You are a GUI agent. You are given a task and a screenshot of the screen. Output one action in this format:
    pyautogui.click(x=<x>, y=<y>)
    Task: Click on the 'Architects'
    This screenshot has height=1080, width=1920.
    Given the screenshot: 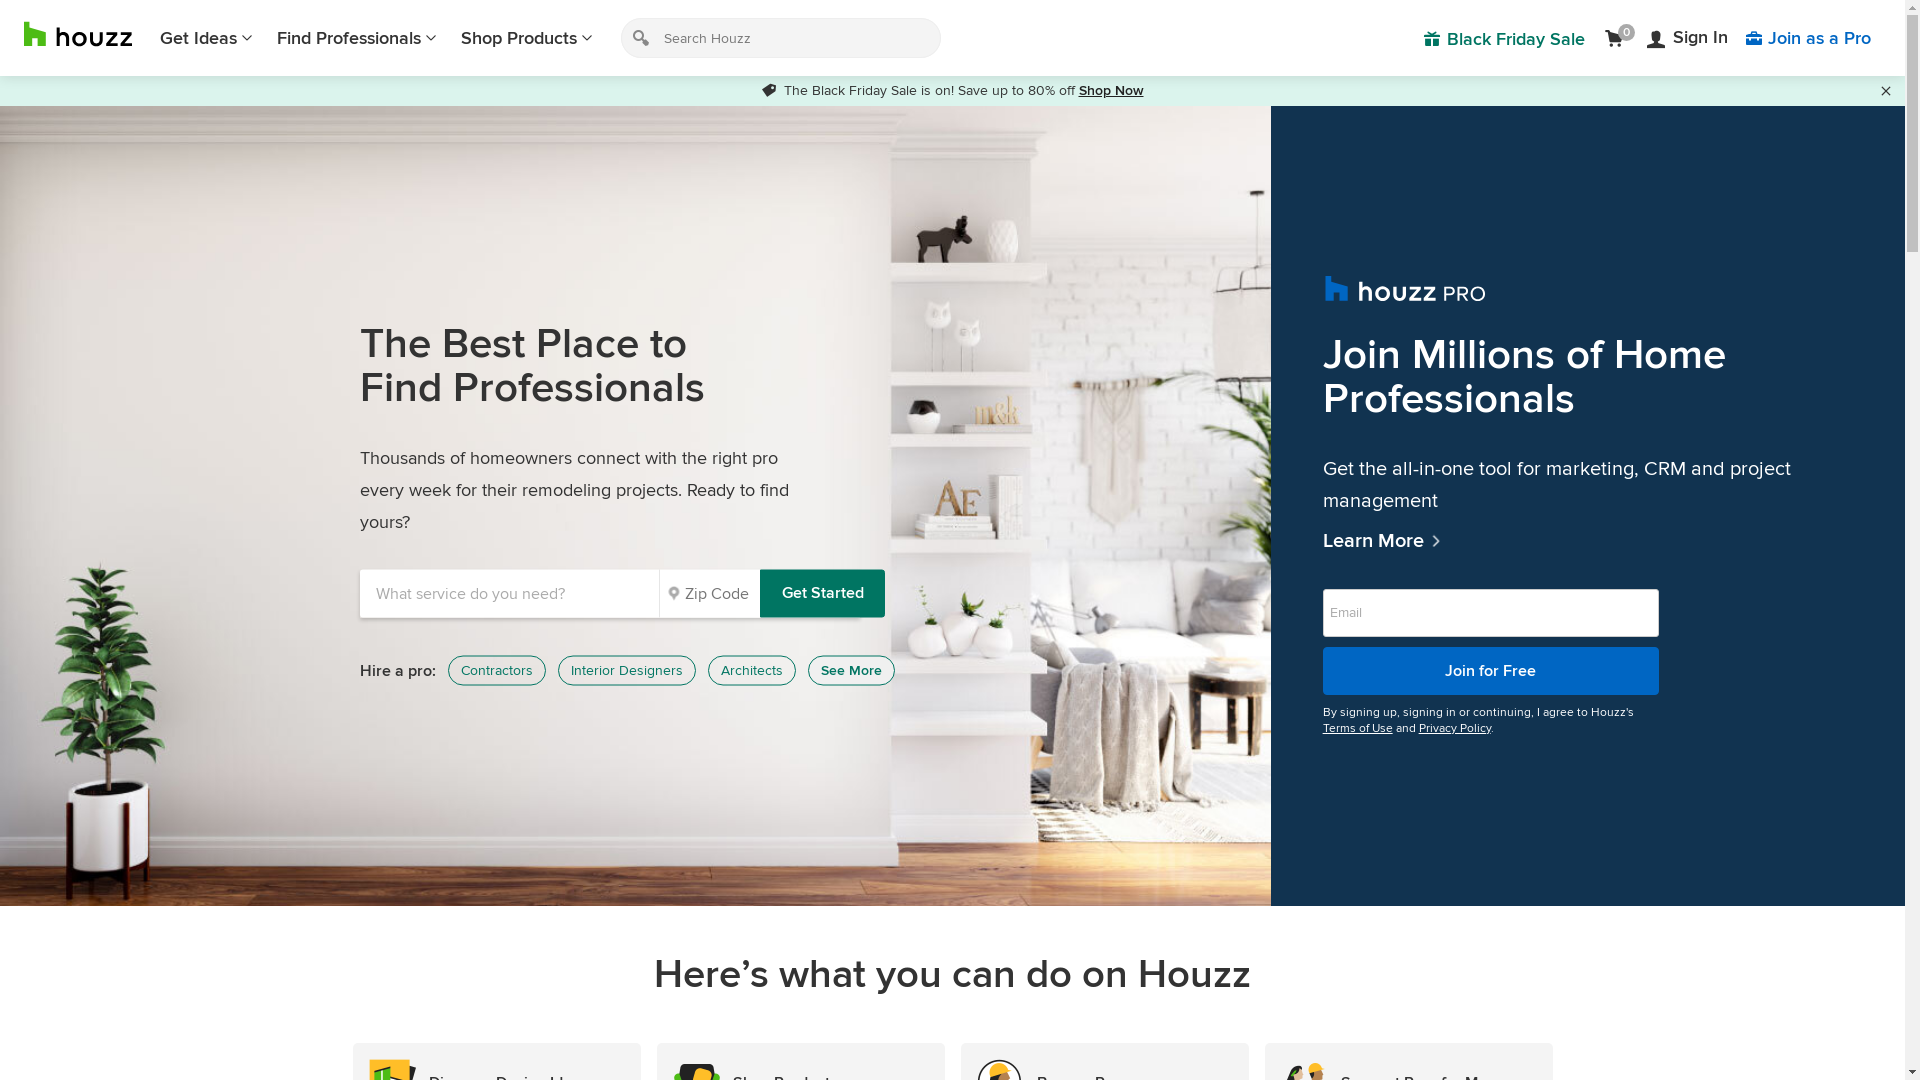 What is the action you would take?
    pyautogui.click(x=751, y=671)
    